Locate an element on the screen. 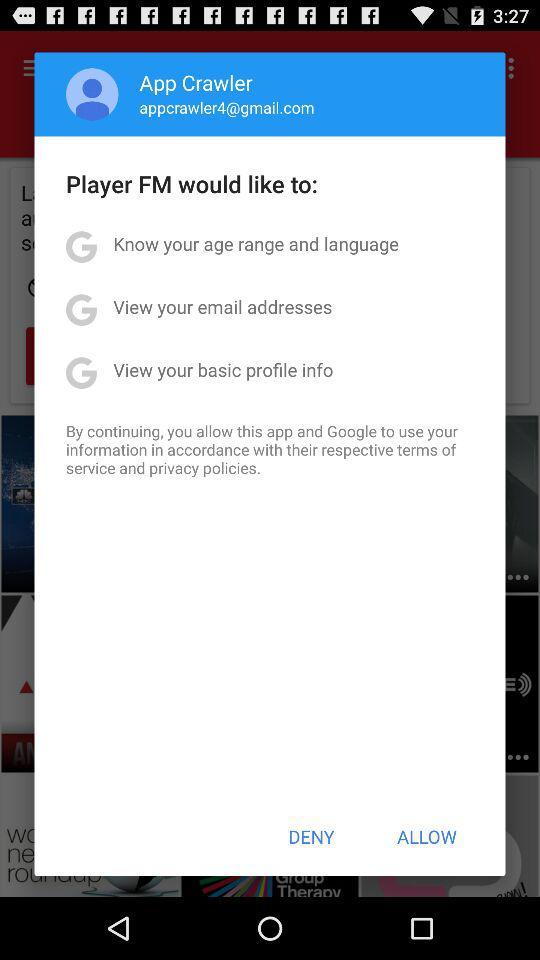 Image resolution: width=540 pixels, height=960 pixels. the item to the left of the app crawler is located at coordinates (91, 94).